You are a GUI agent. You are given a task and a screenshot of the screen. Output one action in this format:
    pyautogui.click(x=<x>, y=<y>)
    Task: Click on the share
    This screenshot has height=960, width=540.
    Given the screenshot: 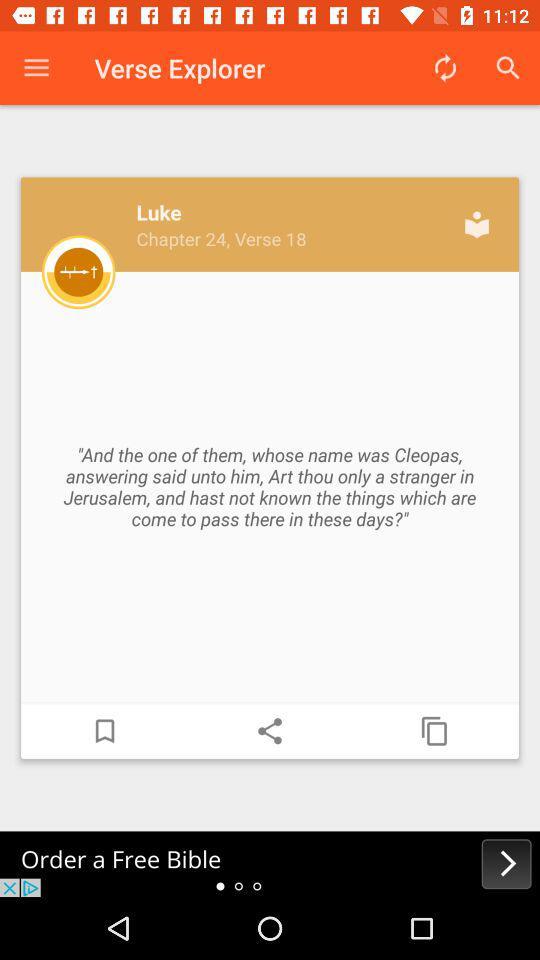 What is the action you would take?
    pyautogui.click(x=270, y=730)
    